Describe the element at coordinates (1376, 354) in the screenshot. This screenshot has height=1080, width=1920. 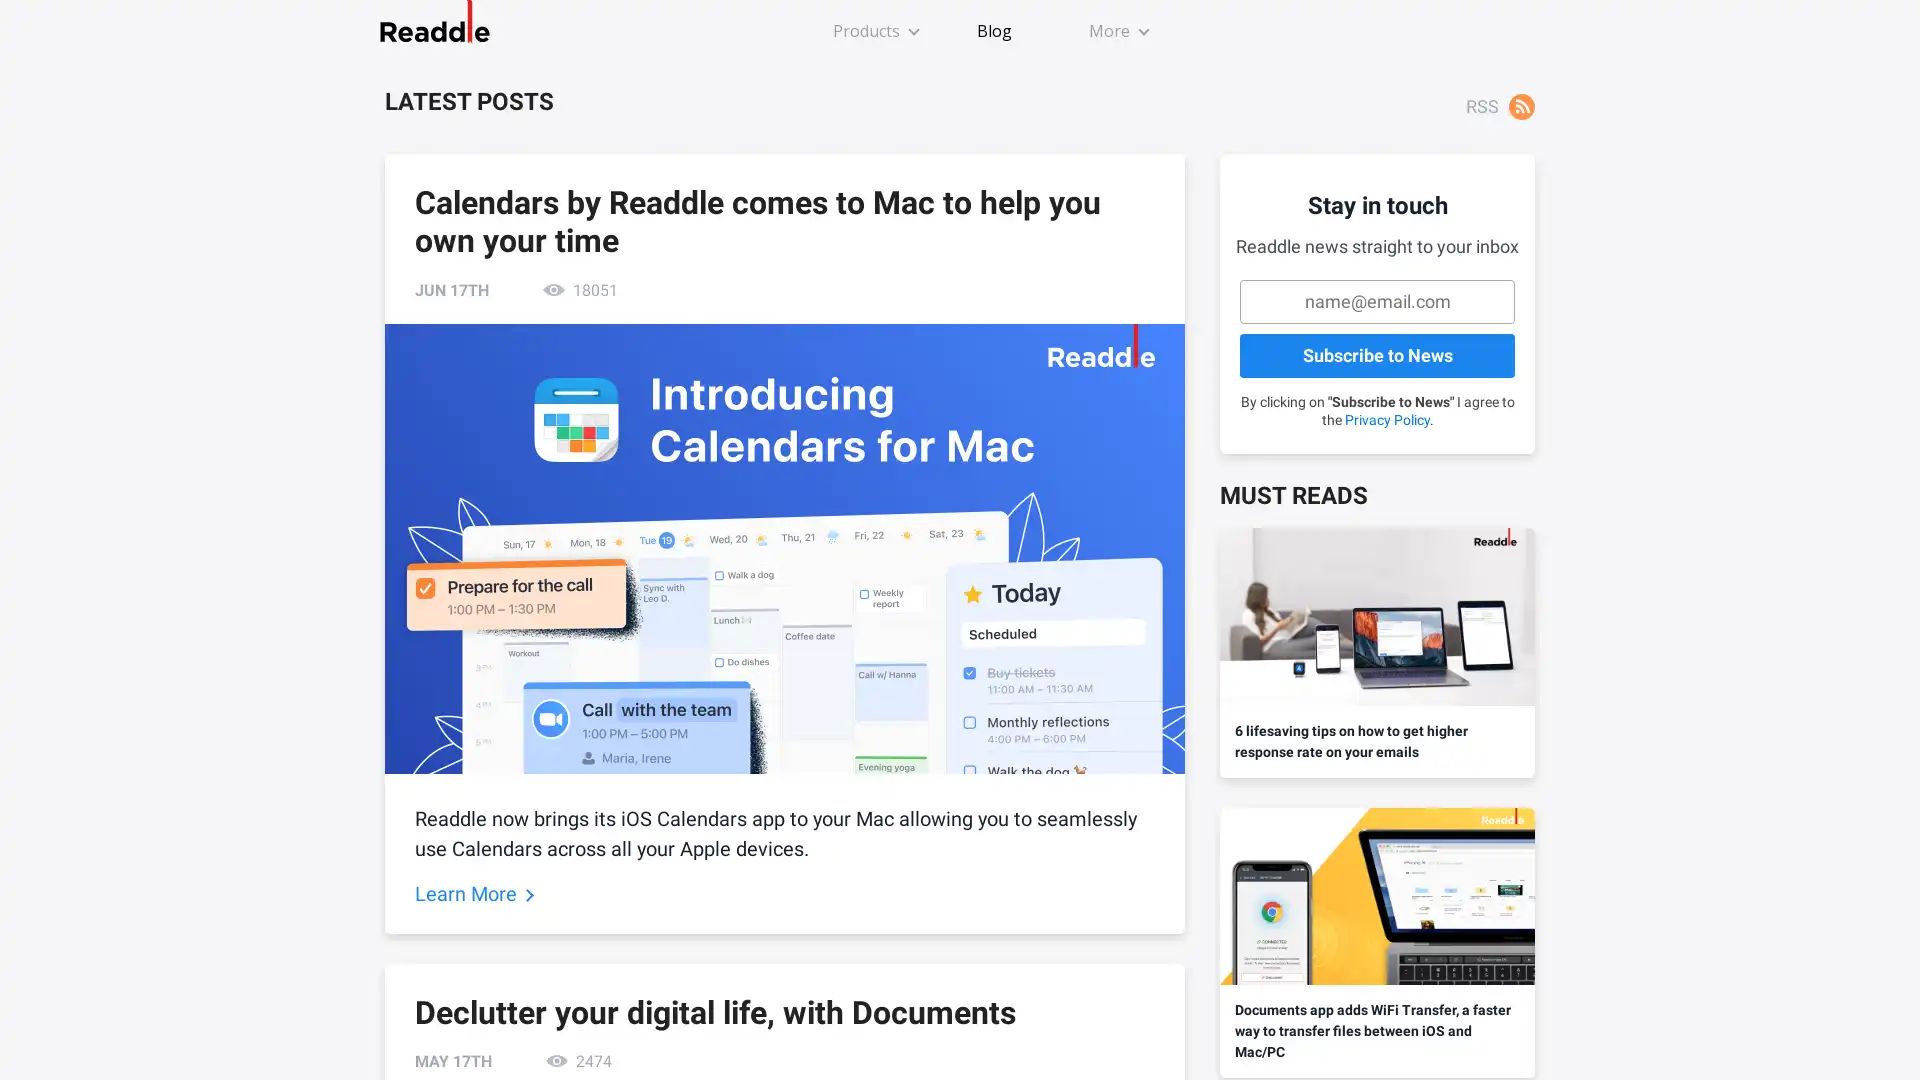
I see `Subscribe to News` at that location.